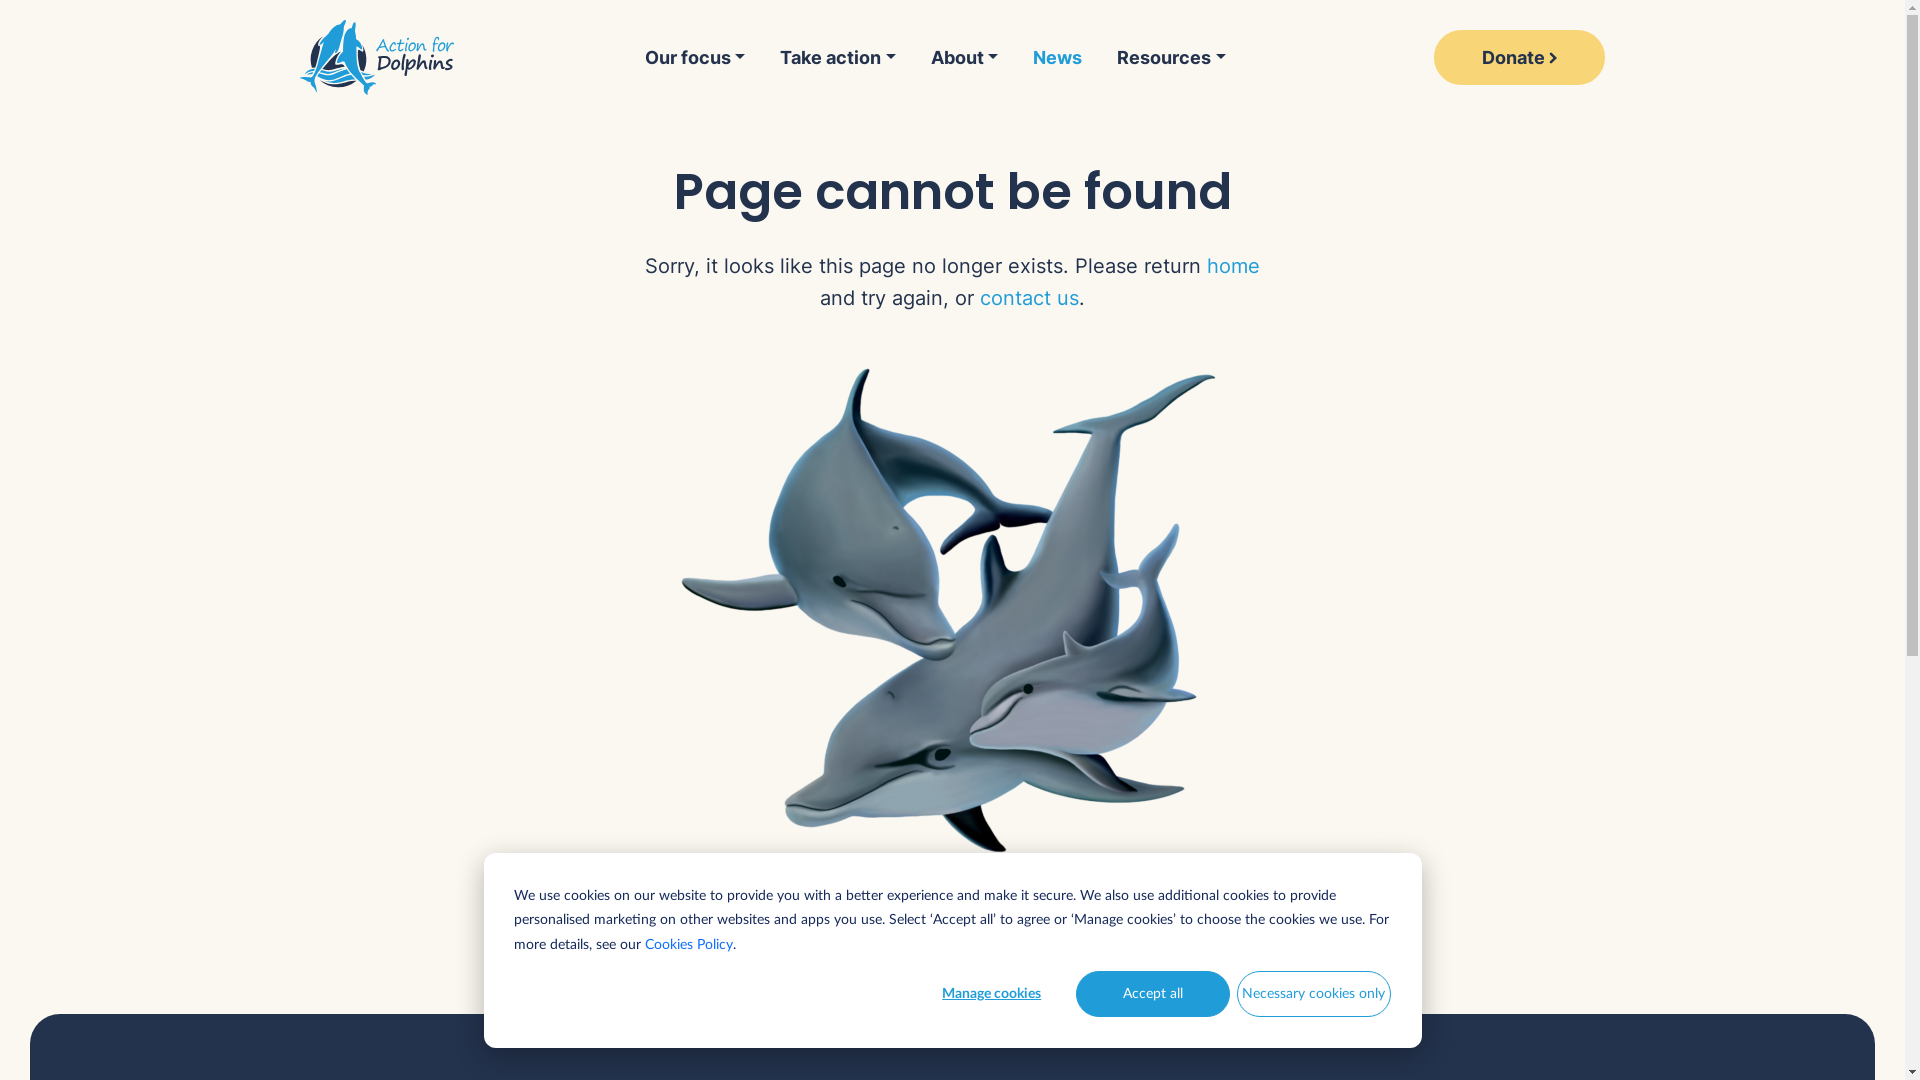 The height and width of the screenshot is (1080, 1920). What do you see at coordinates (979, 297) in the screenshot?
I see `'contact us'` at bounding box center [979, 297].